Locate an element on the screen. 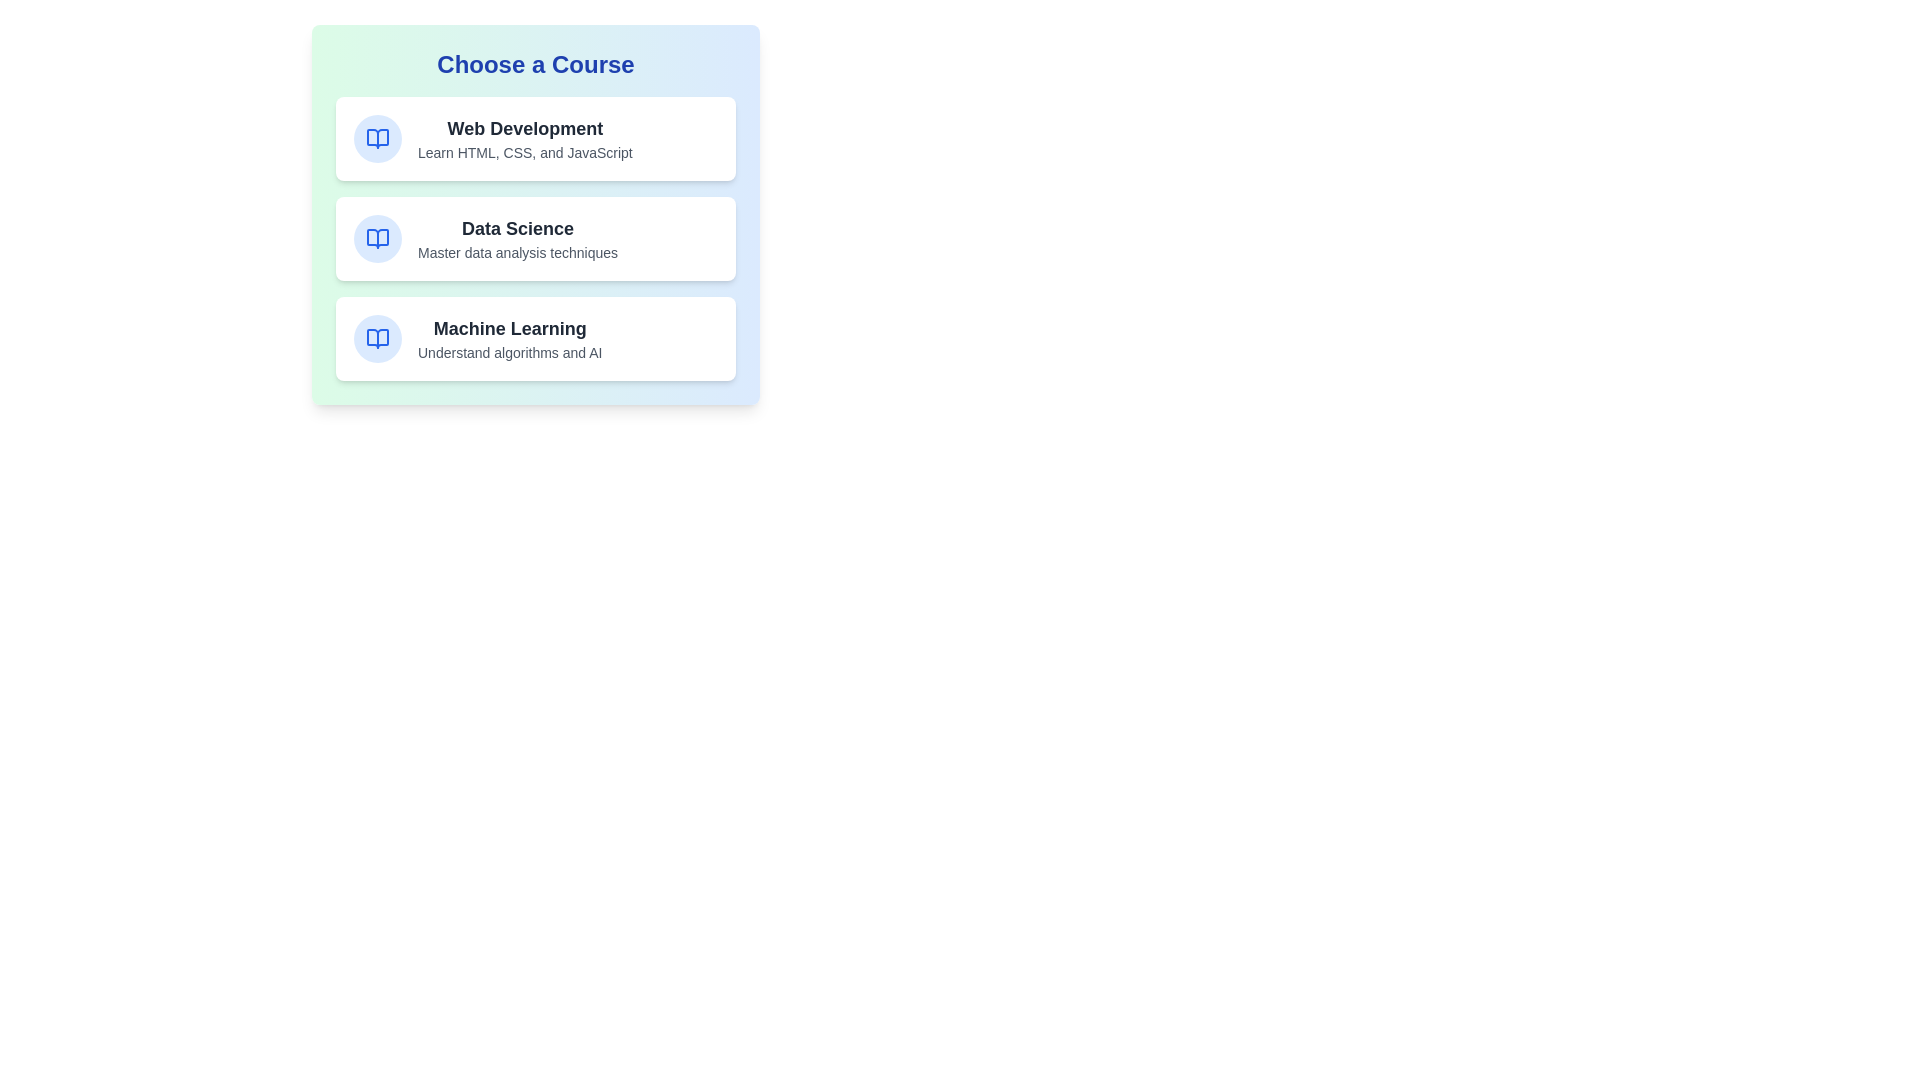 The height and width of the screenshot is (1080, 1920). the text label that reads 'Understand algorithms and AI', which is styled with a smaller font size and light gray color, located under the 'Machine Learning' text element in a card layout is located at coordinates (510, 352).